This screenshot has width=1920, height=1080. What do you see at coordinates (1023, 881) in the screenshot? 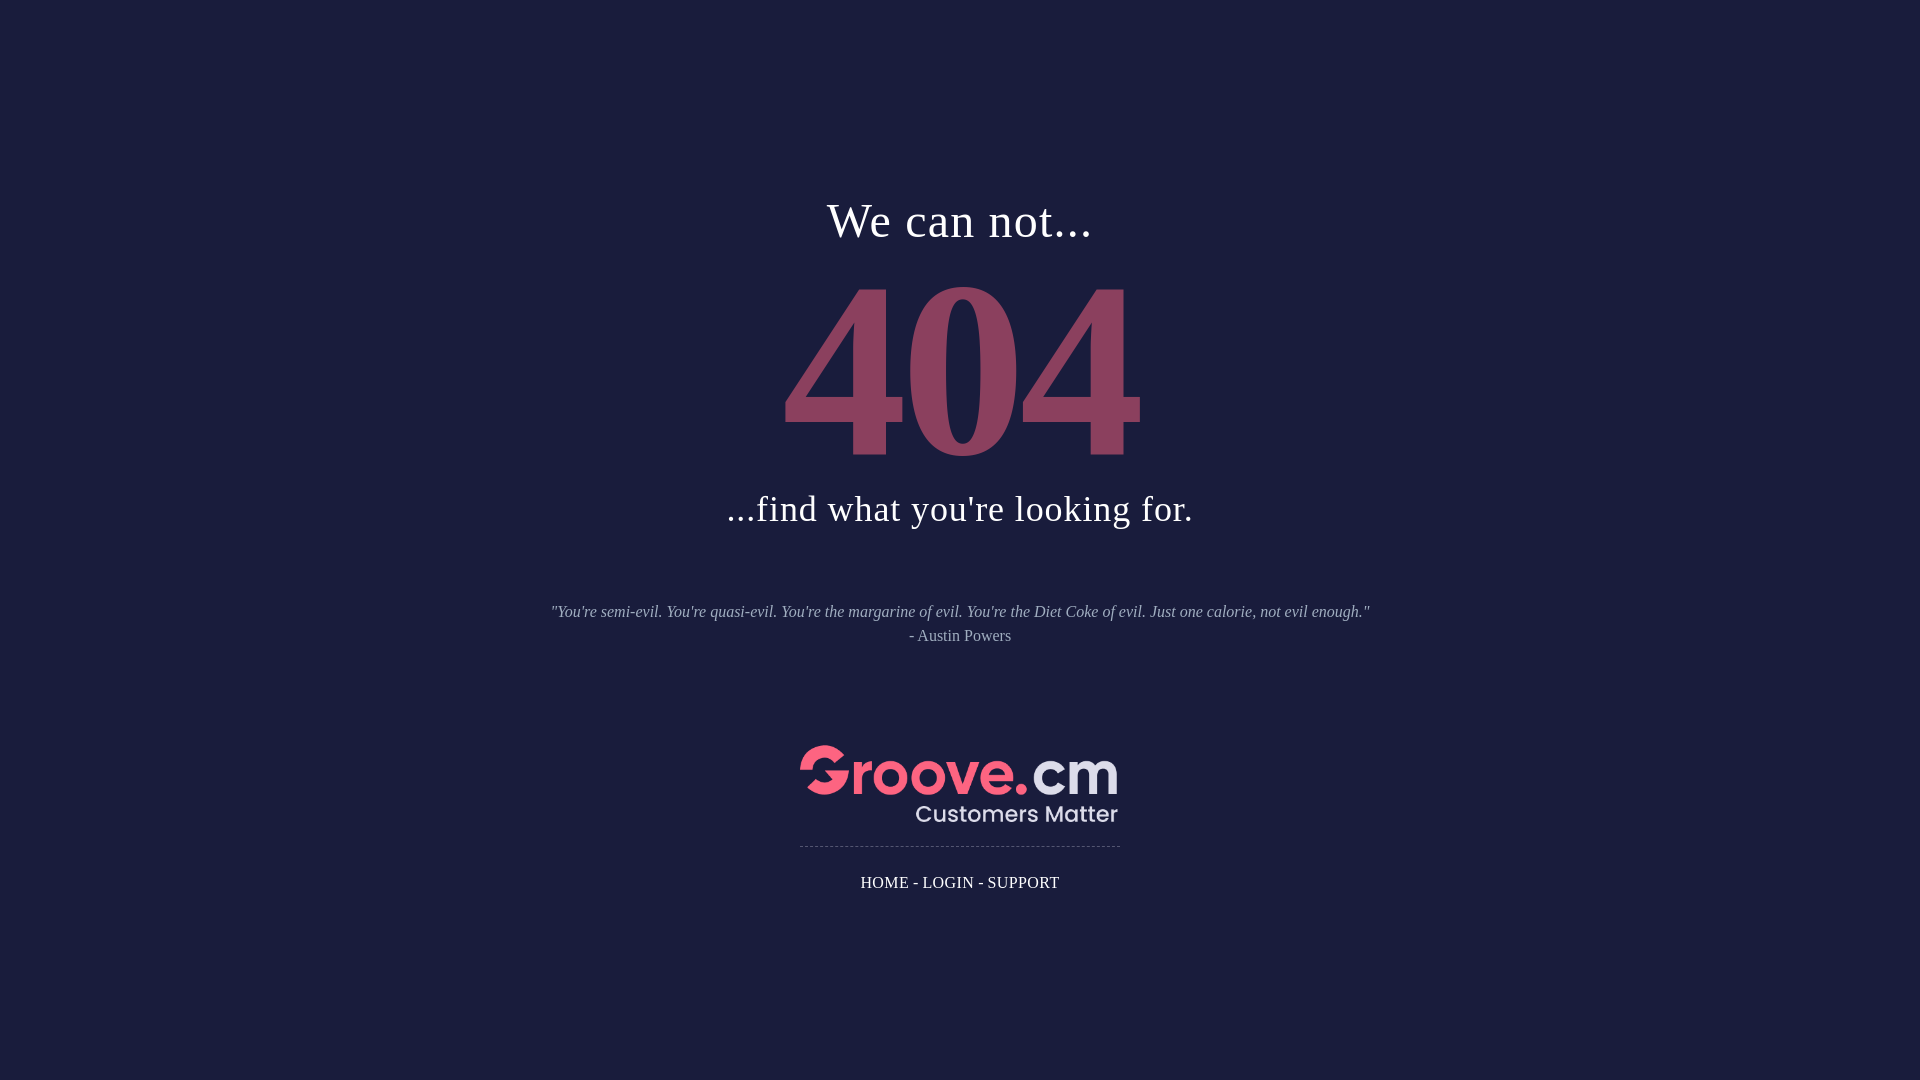
I see `'SUPPORT'` at bounding box center [1023, 881].